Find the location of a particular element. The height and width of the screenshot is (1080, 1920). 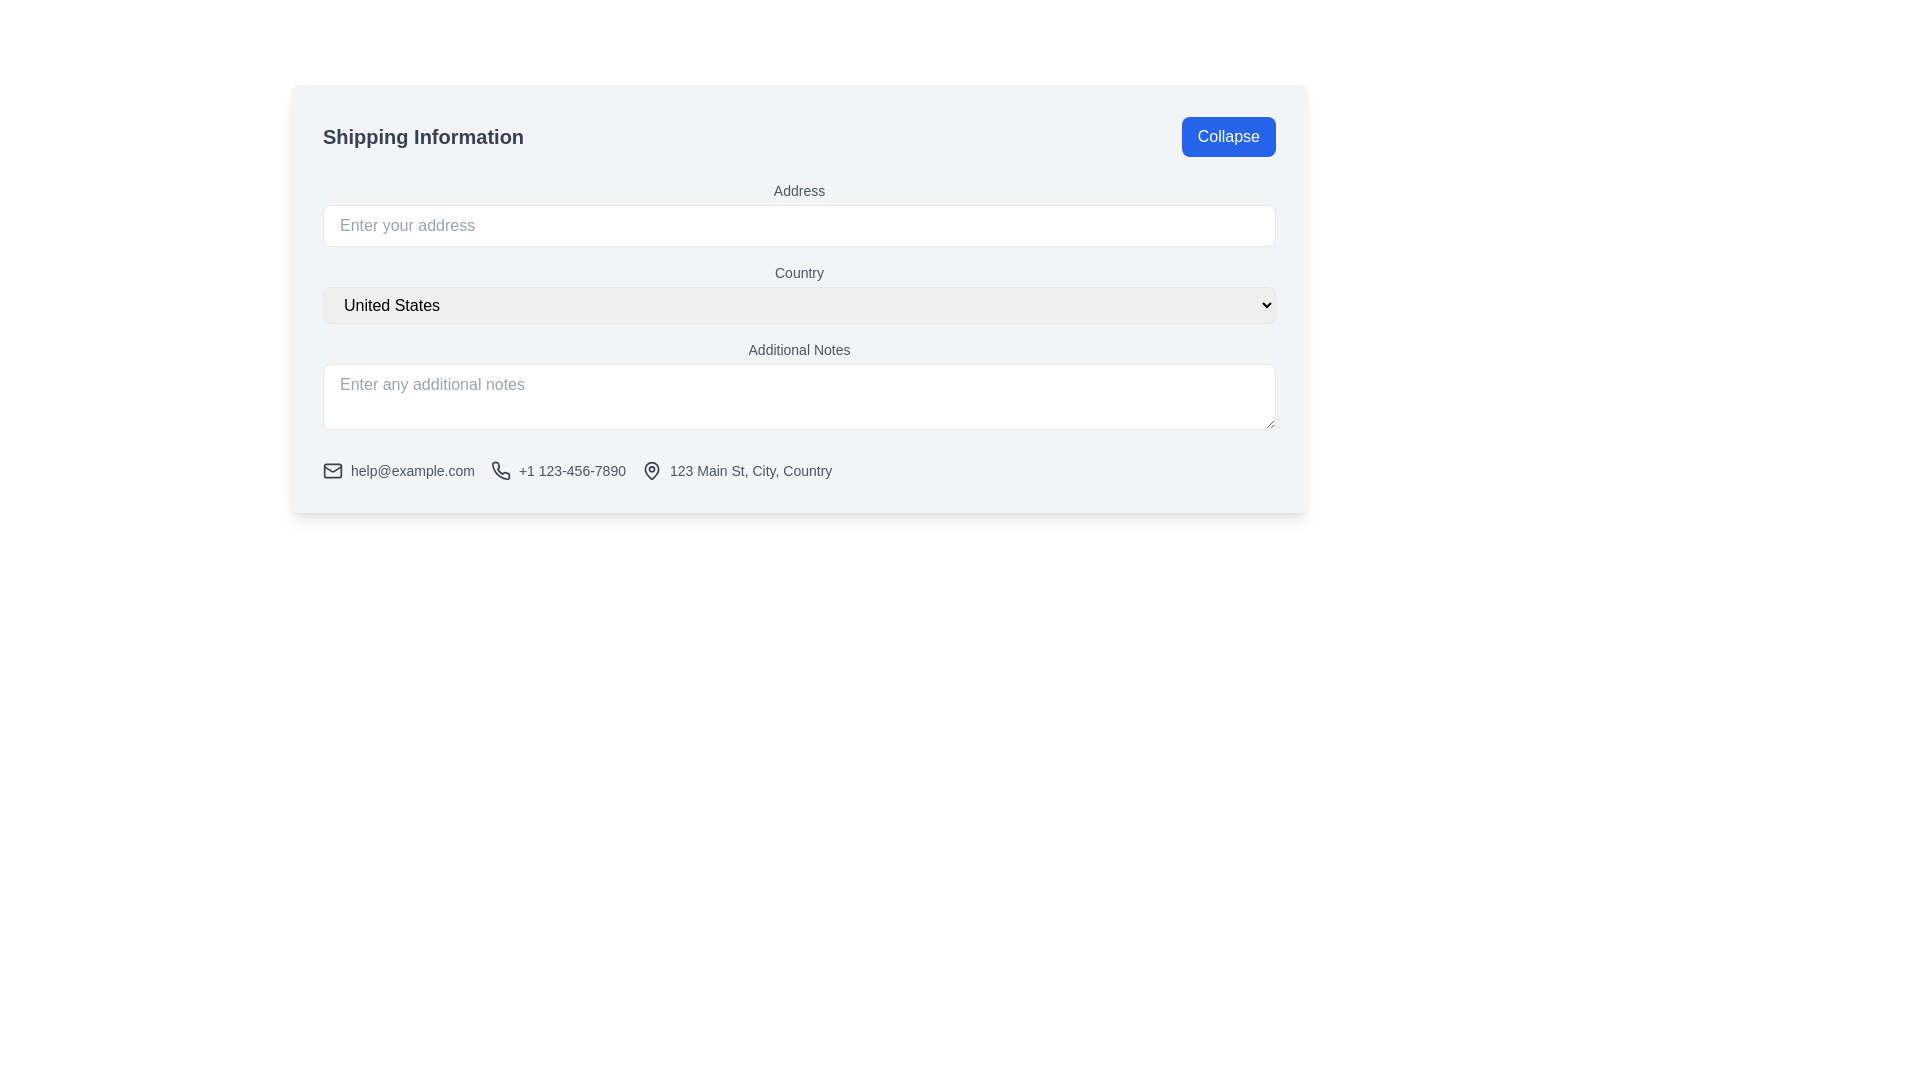

the 'Country' dropdown menu displaying 'United States' is located at coordinates (798, 293).